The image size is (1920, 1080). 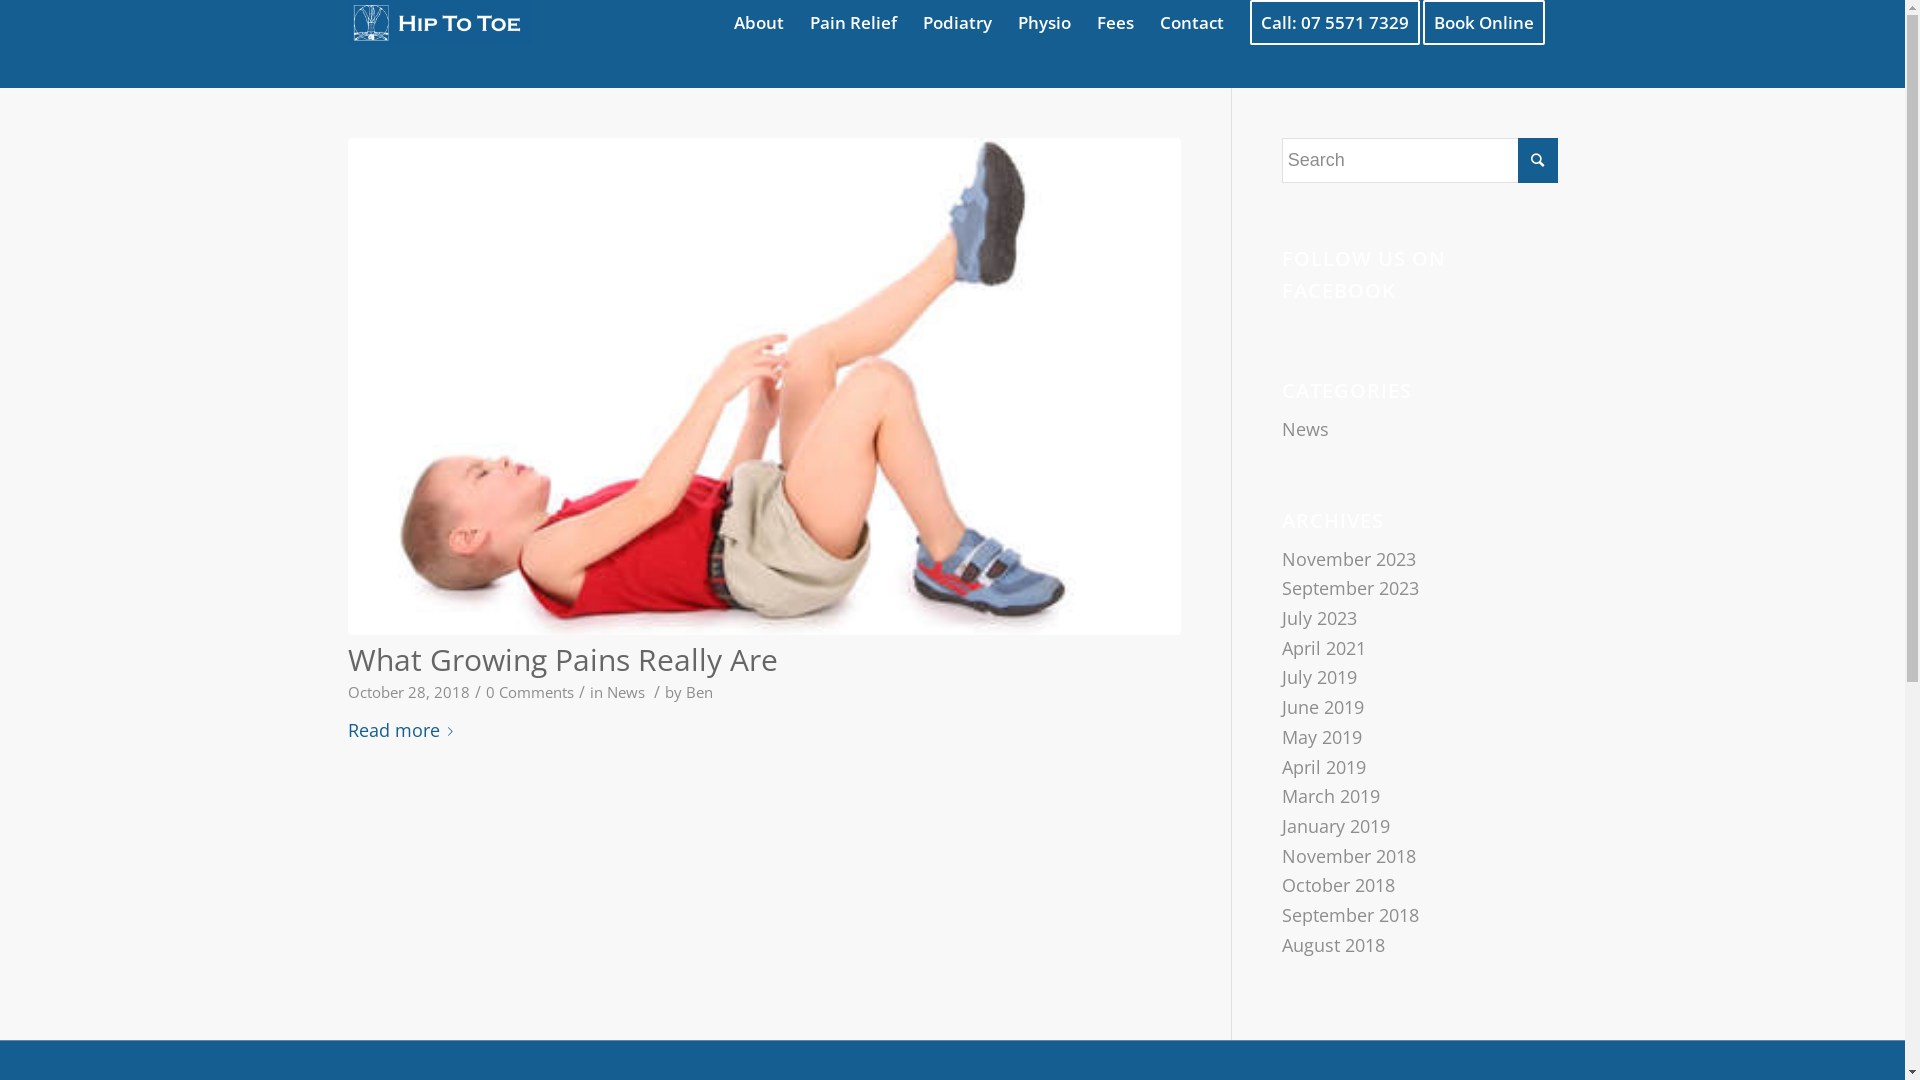 I want to click on 'September 2023', so click(x=1350, y=586).